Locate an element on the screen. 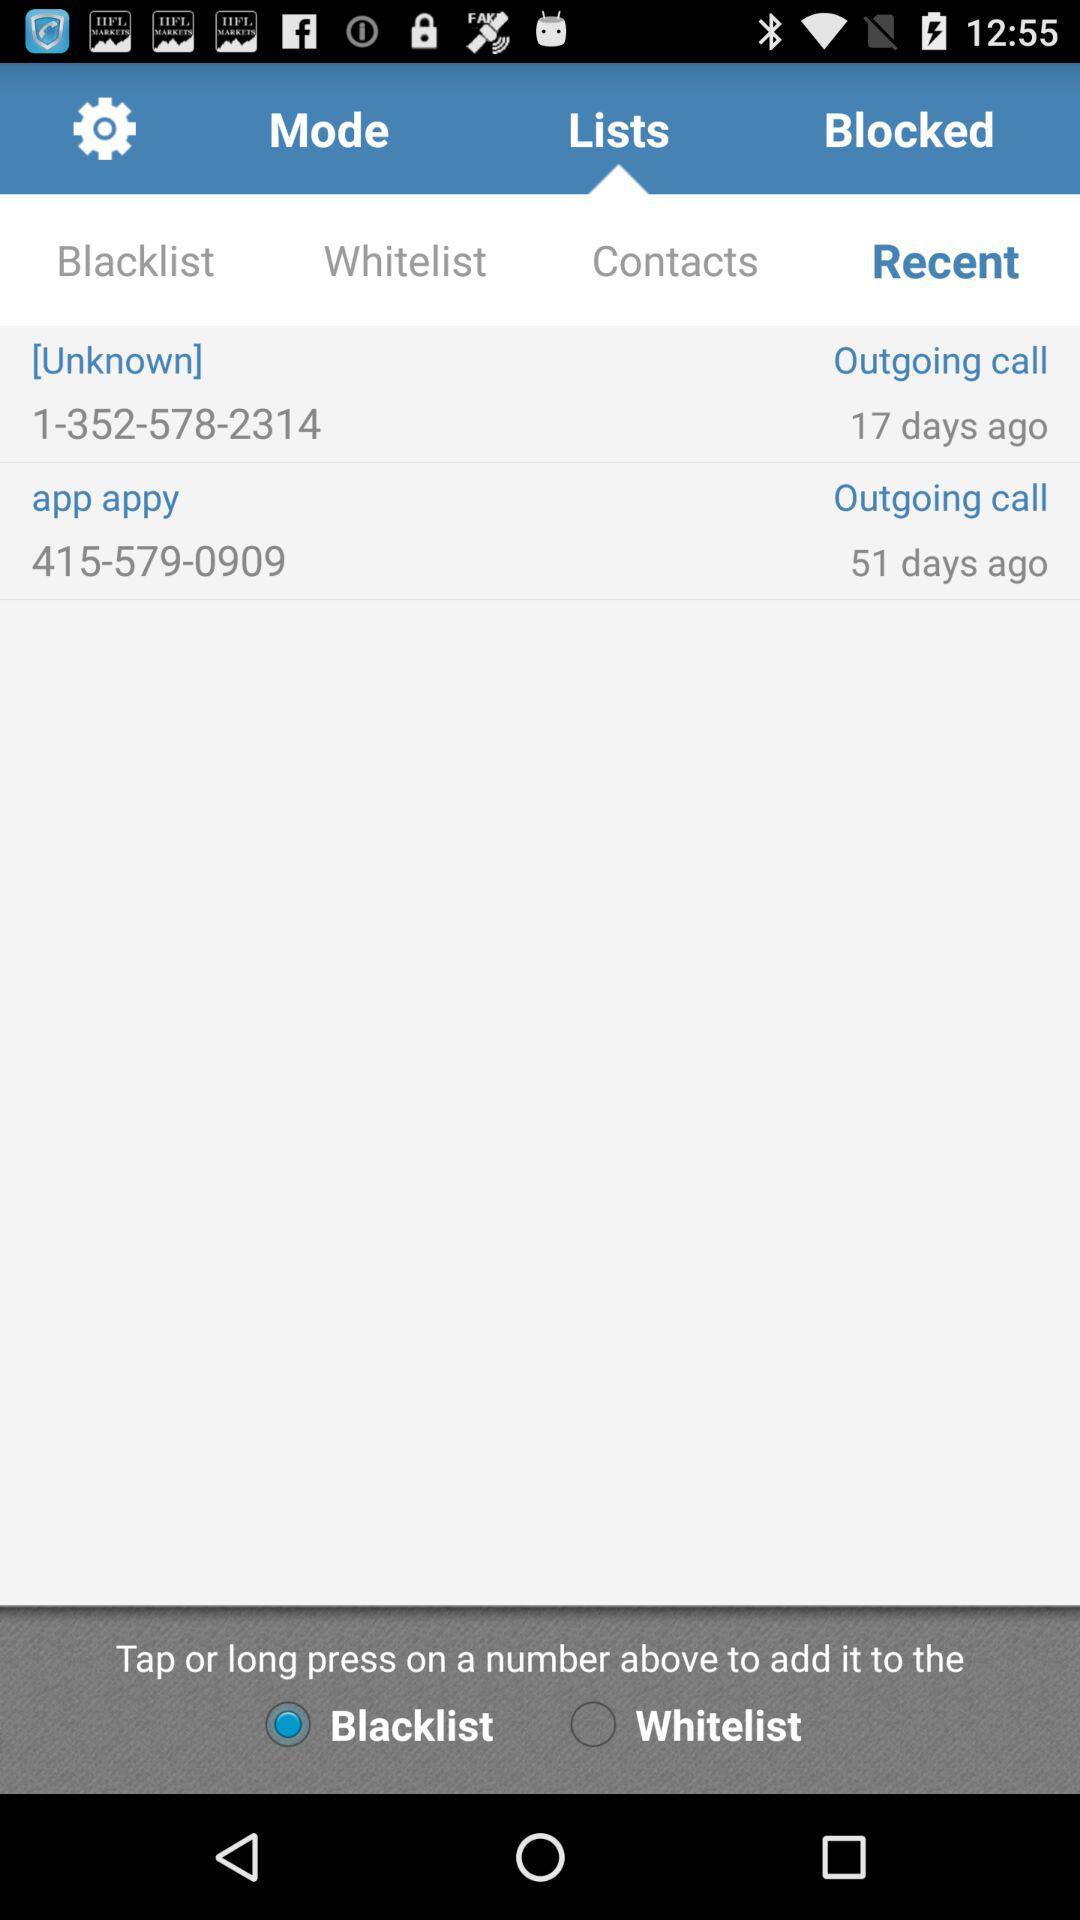 The width and height of the screenshot is (1080, 1920). icon next to recent app is located at coordinates (675, 258).